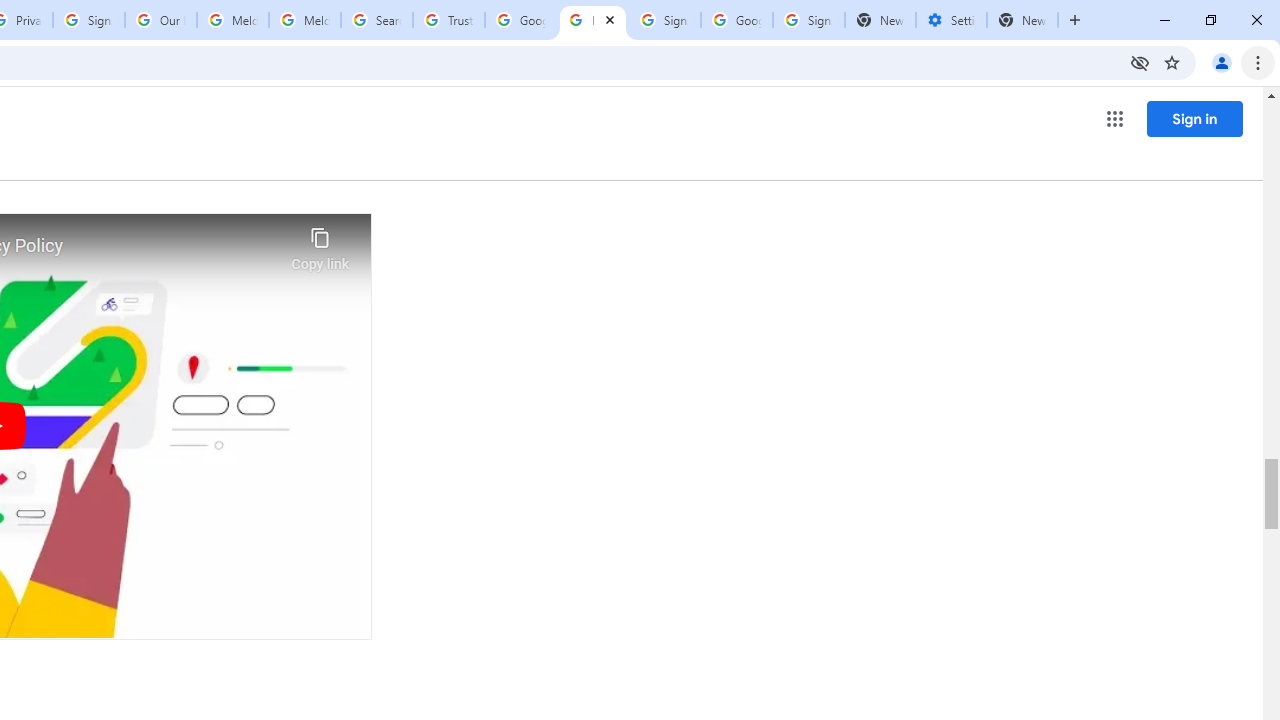 This screenshot has height=720, width=1280. What do you see at coordinates (1022, 20) in the screenshot?
I see `'New Tab'` at bounding box center [1022, 20].